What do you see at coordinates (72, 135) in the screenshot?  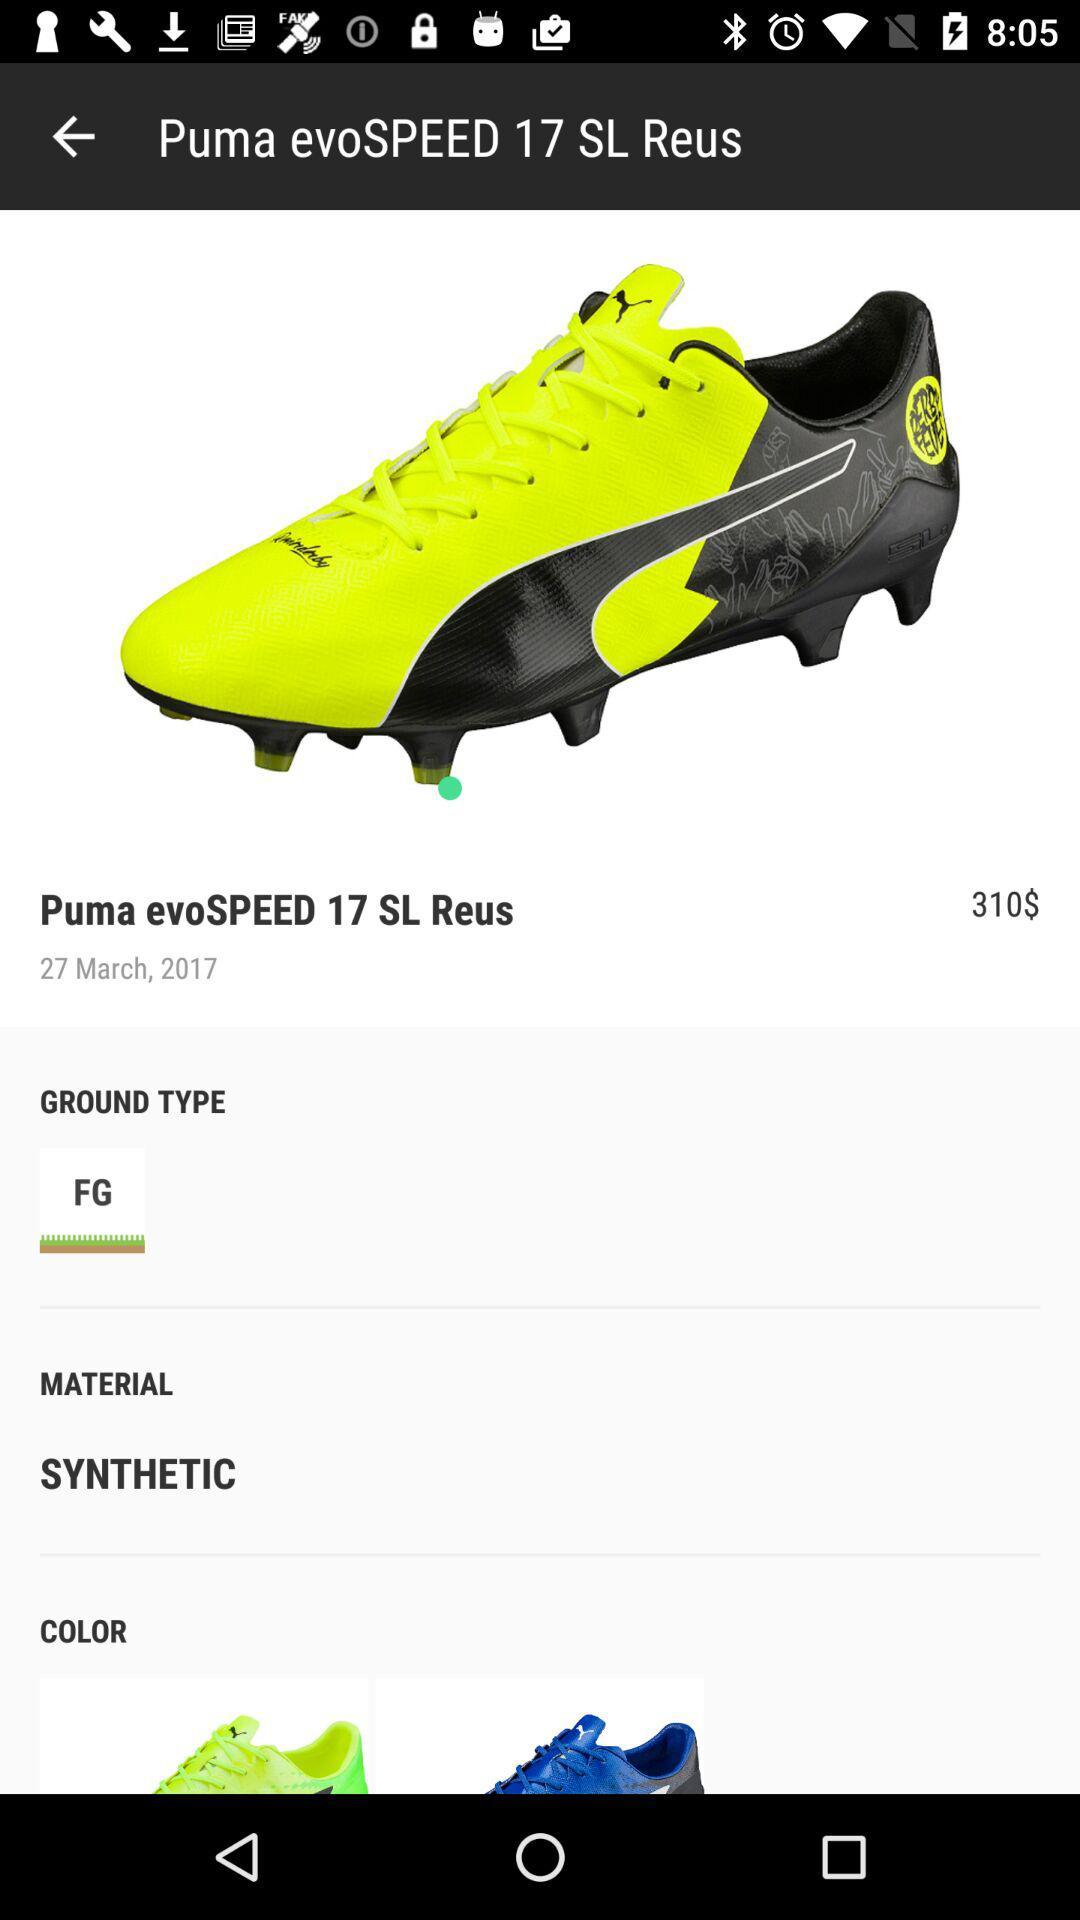 I see `the icon to the left of puma evospeed 17 app` at bounding box center [72, 135].